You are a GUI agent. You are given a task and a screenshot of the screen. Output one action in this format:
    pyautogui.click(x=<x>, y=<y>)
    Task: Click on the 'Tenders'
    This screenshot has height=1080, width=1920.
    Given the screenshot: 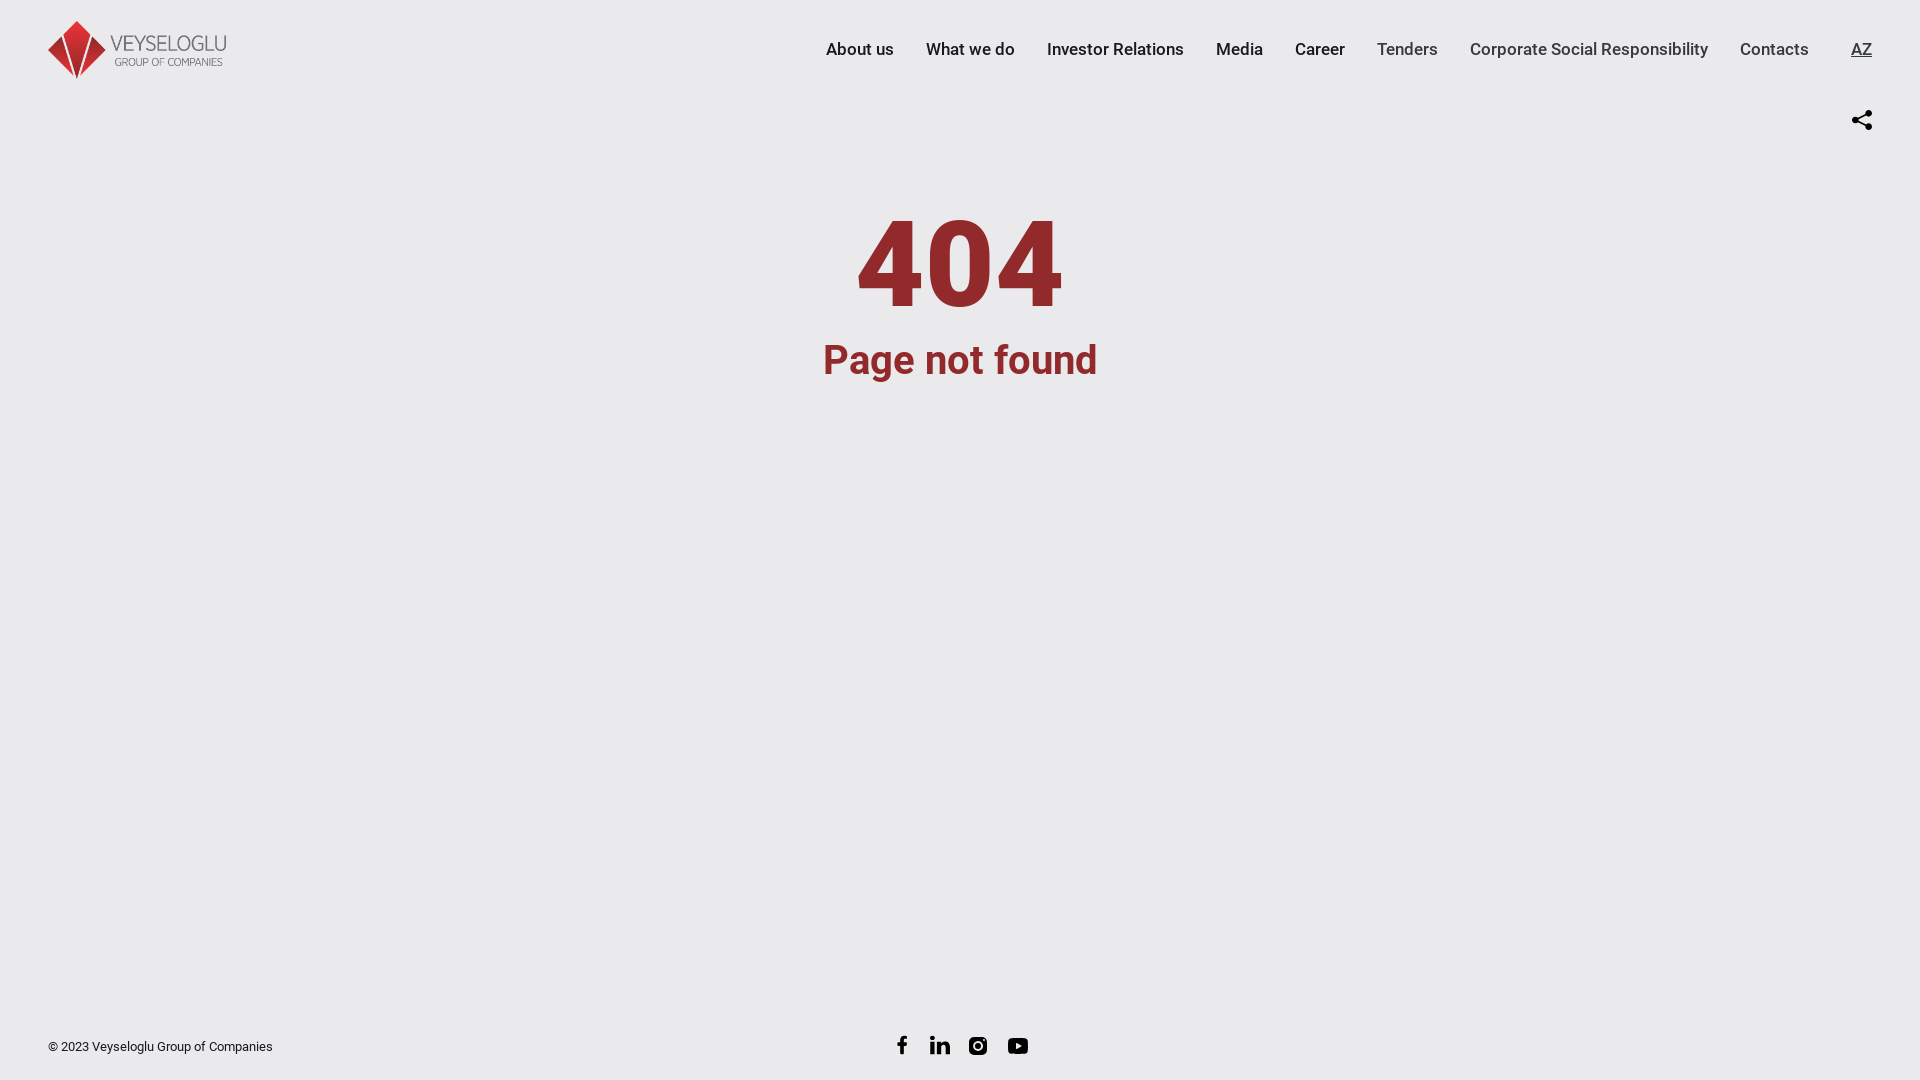 What is the action you would take?
    pyautogui.click(x=1406, y=48)
    